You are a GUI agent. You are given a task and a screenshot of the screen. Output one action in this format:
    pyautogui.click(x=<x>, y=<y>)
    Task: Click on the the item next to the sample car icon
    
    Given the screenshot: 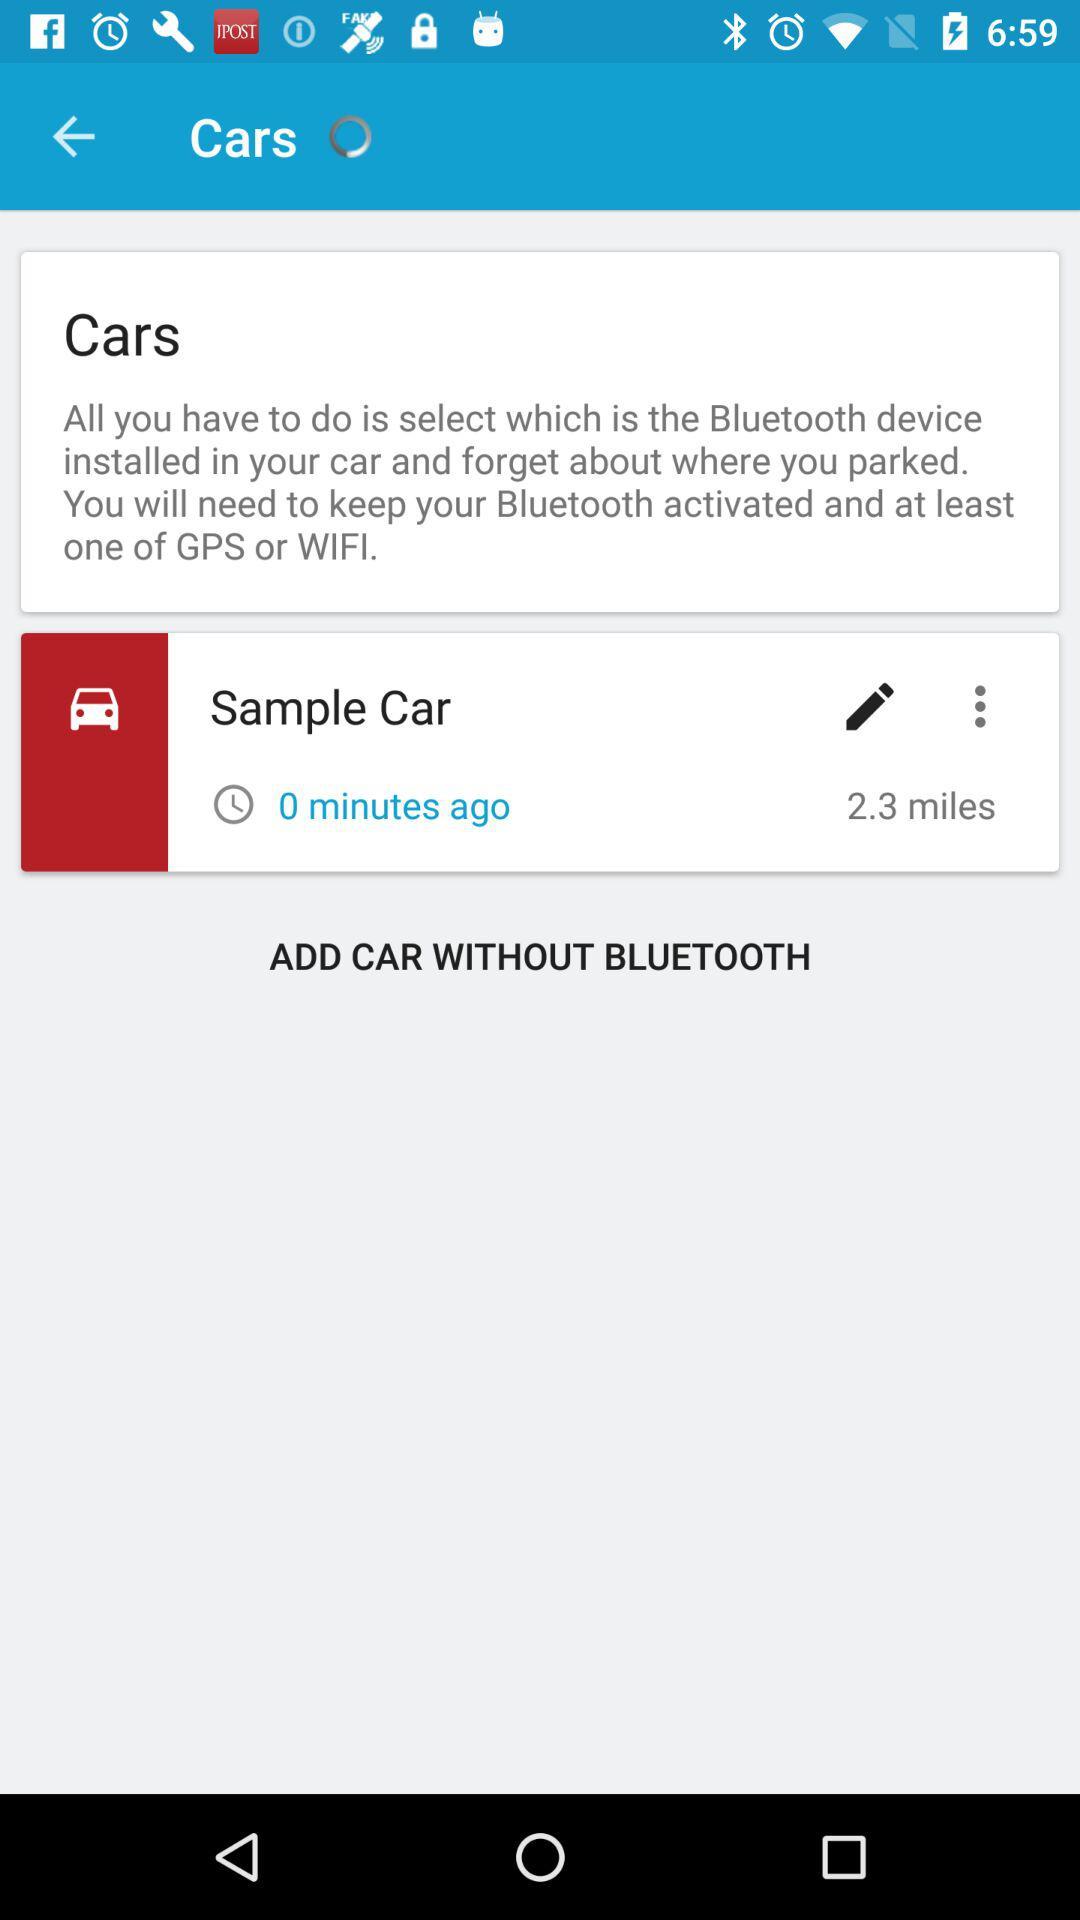 What is the action you would take?
    pyautogui.click(x=869, y=706)
    